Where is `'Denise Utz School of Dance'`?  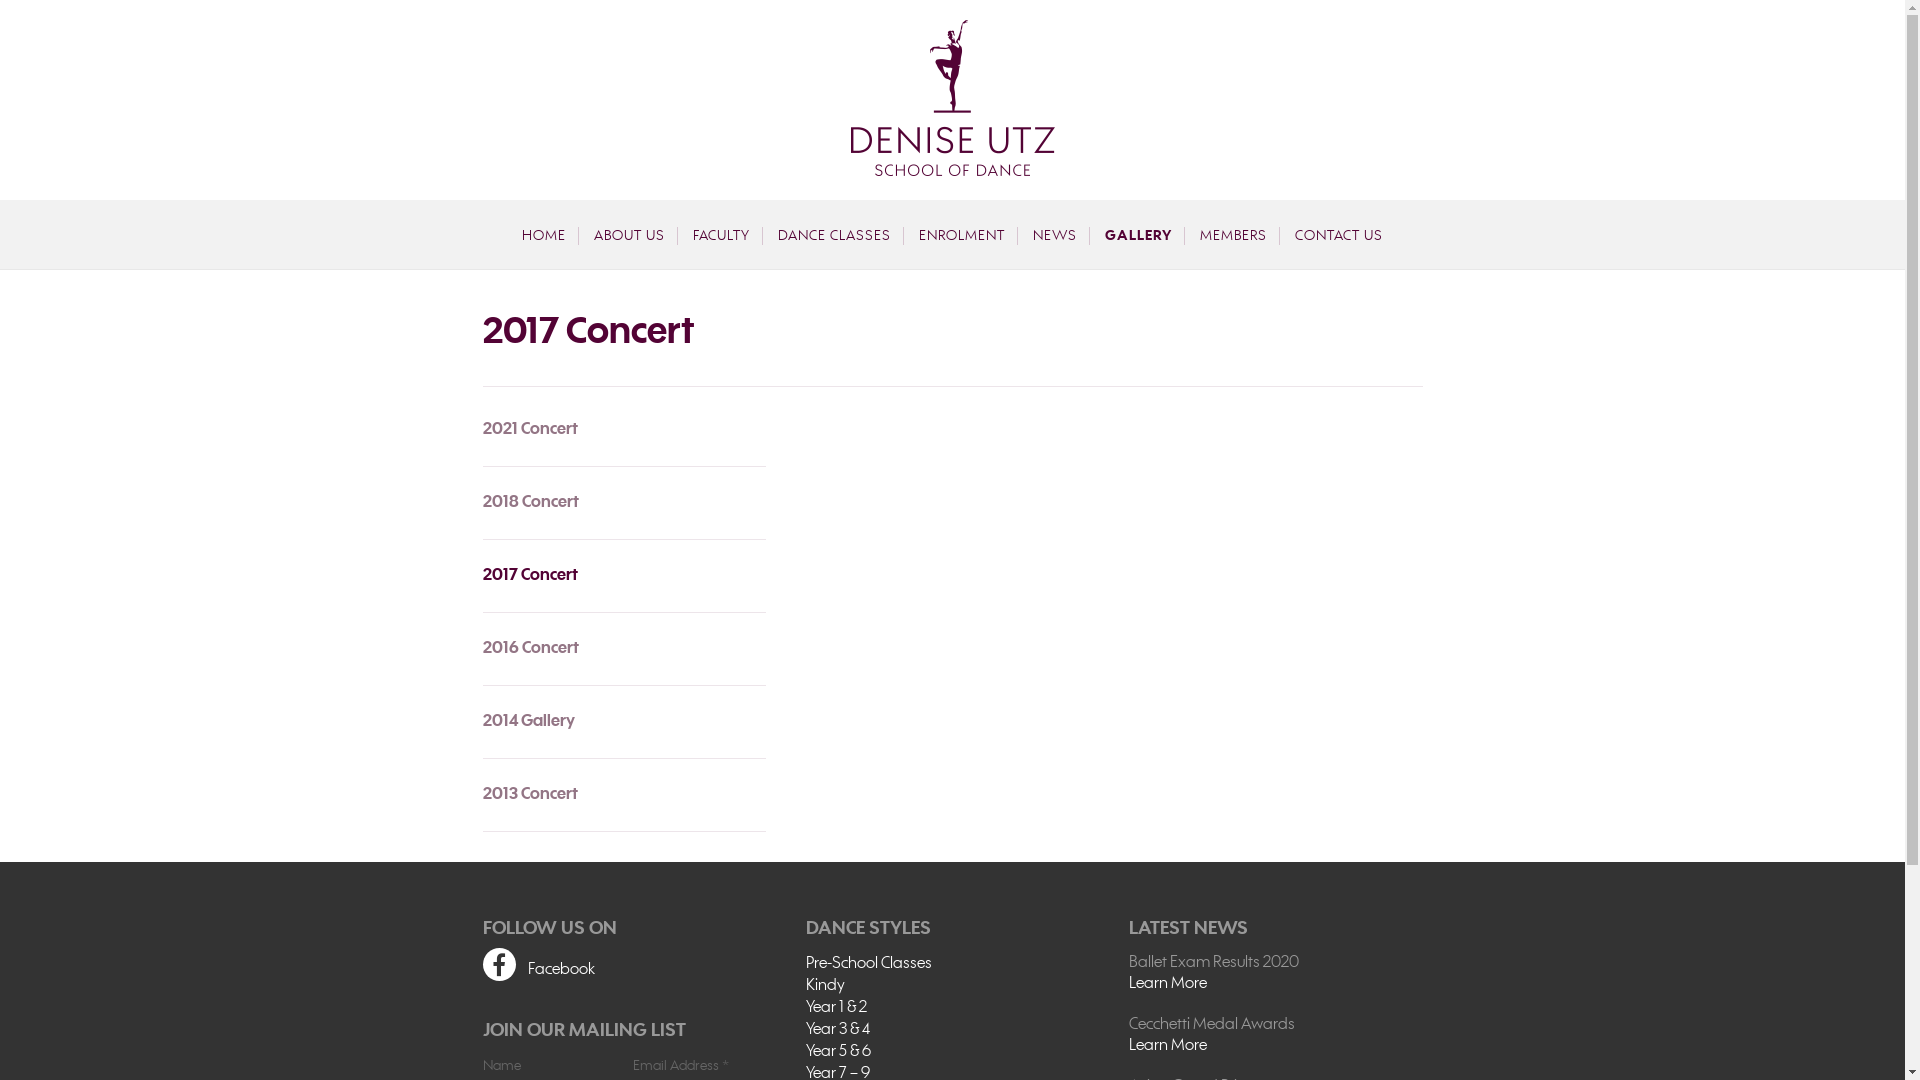
'Denise Utz School of Dance' is located at coordinates (849, 97).